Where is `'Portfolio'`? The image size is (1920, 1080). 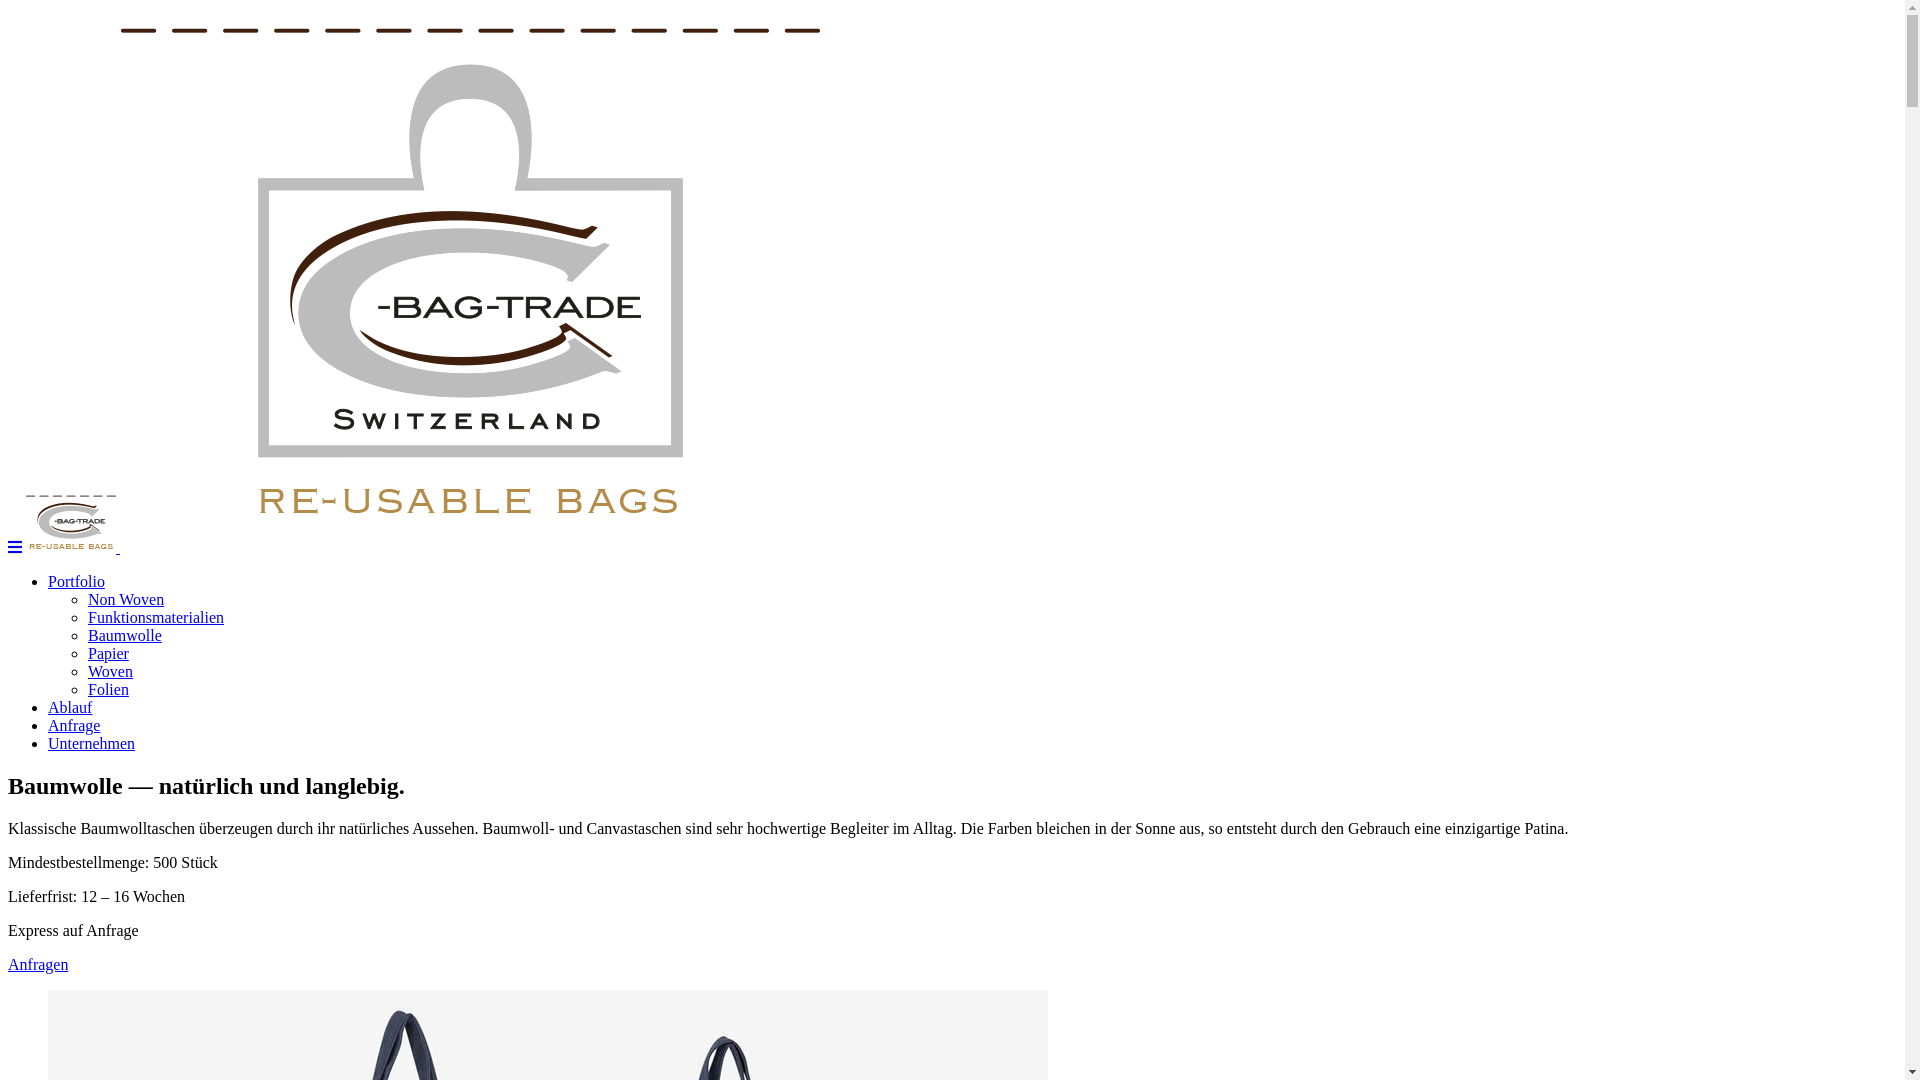
'Portfolio' is located at coordinates (76, 581).